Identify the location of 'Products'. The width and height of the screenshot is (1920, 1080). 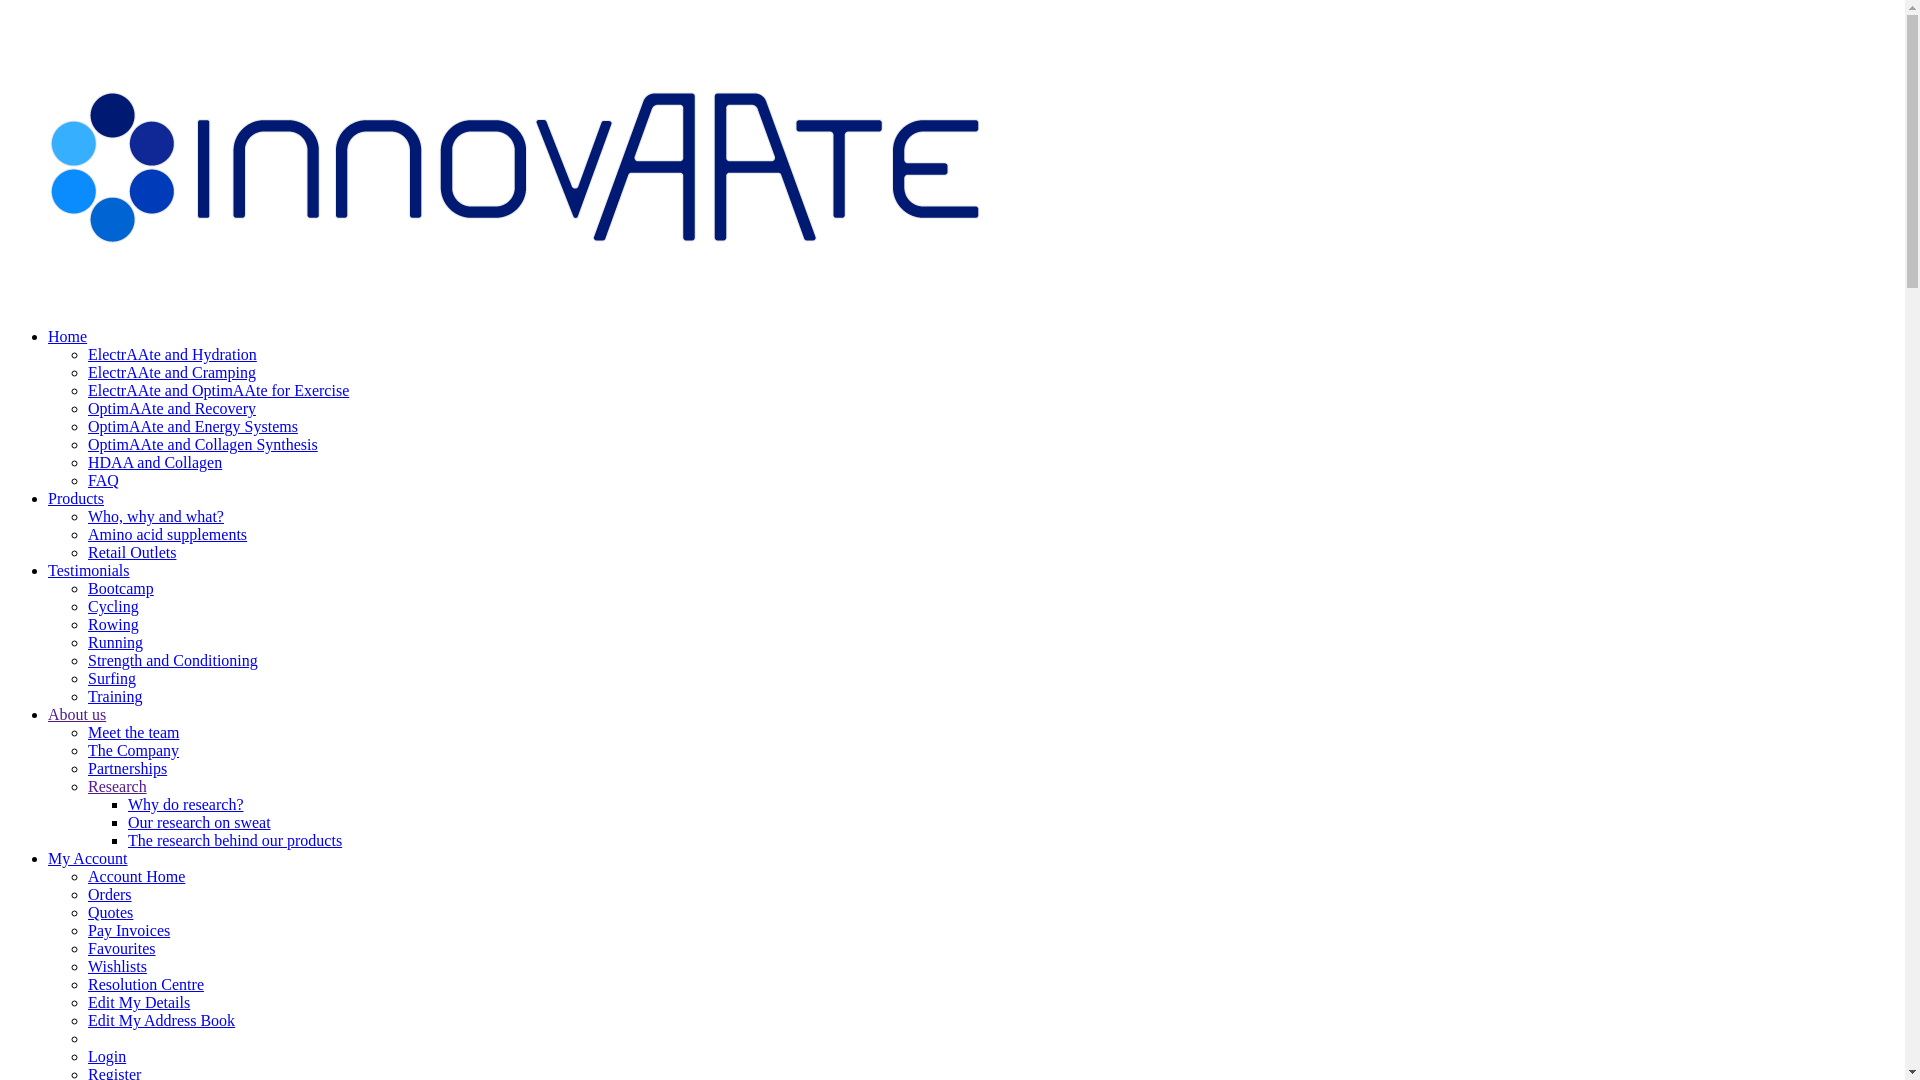
(76, 497).